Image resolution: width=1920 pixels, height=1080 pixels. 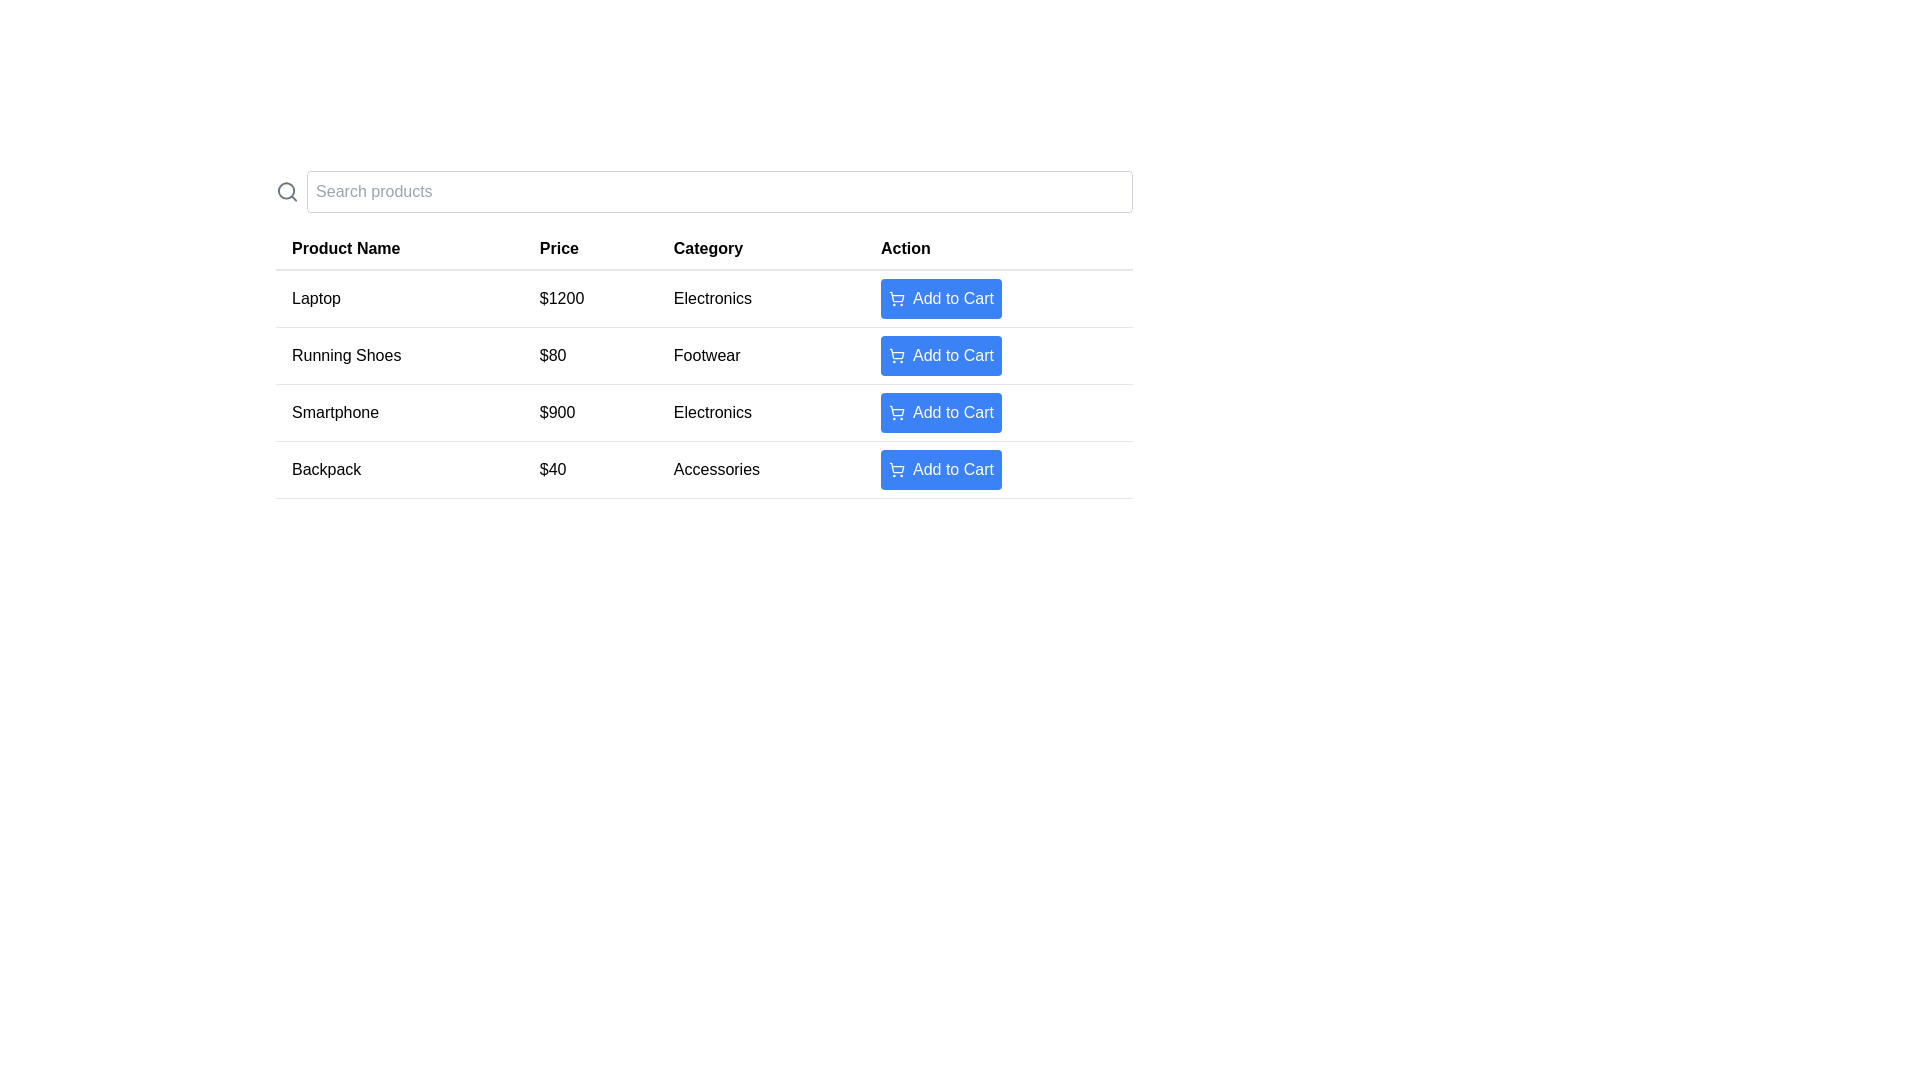 What do you see at coordinates (896, 411) in the screenshot?
I see `the shopping cart icon located to the left of the 'Add to Cart' text in the third button from the top in the 'Action' column of the table` at bounding box center [896, 411].